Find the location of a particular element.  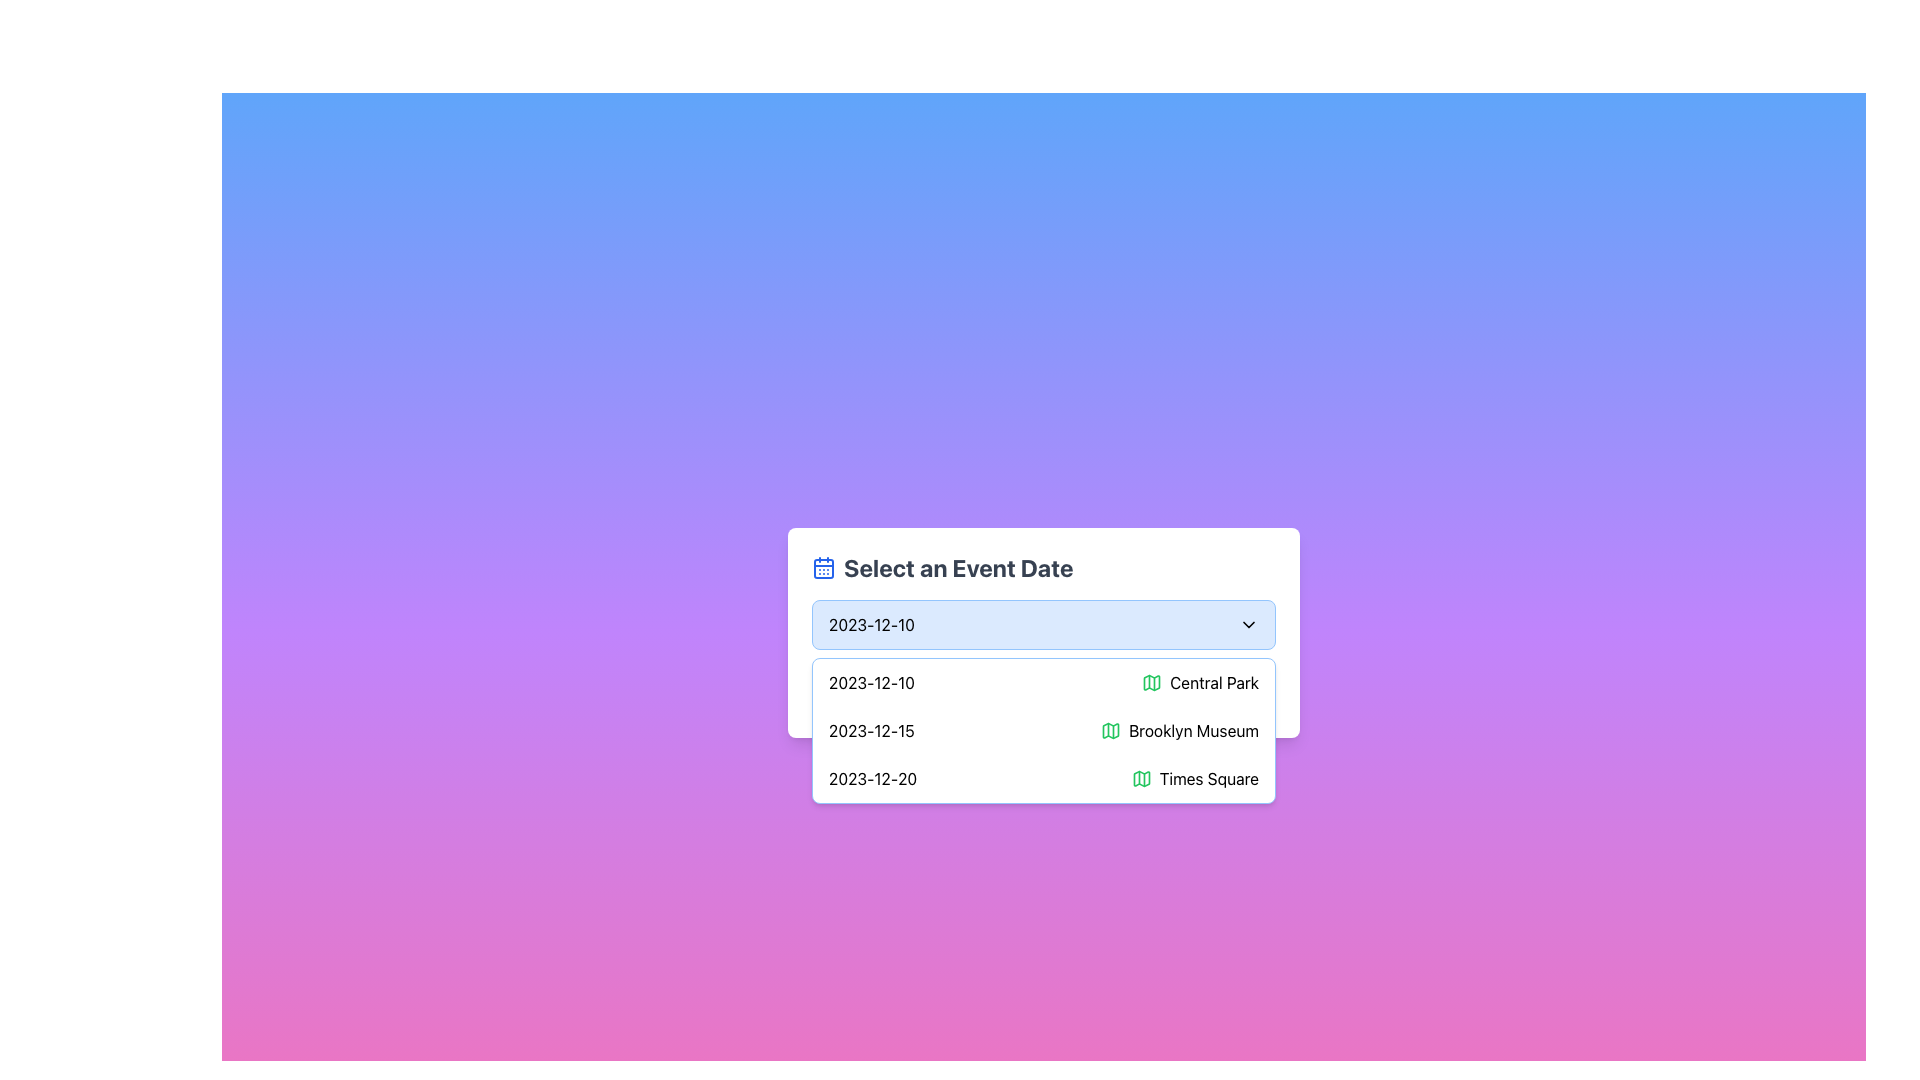

the dropdown menu titled 'Select an Event Date' is located at coordinates (1042, 632).